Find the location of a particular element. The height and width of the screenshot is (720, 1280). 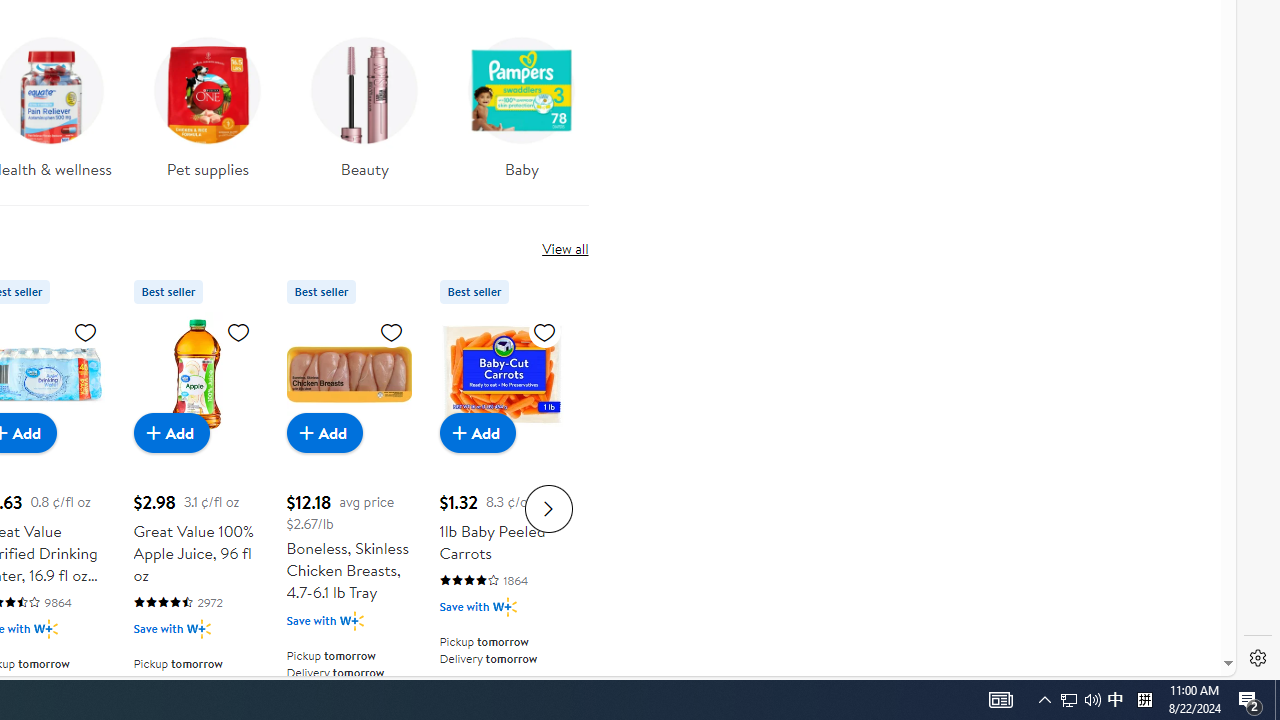

'Baby' is located at coordinates (522, 114).